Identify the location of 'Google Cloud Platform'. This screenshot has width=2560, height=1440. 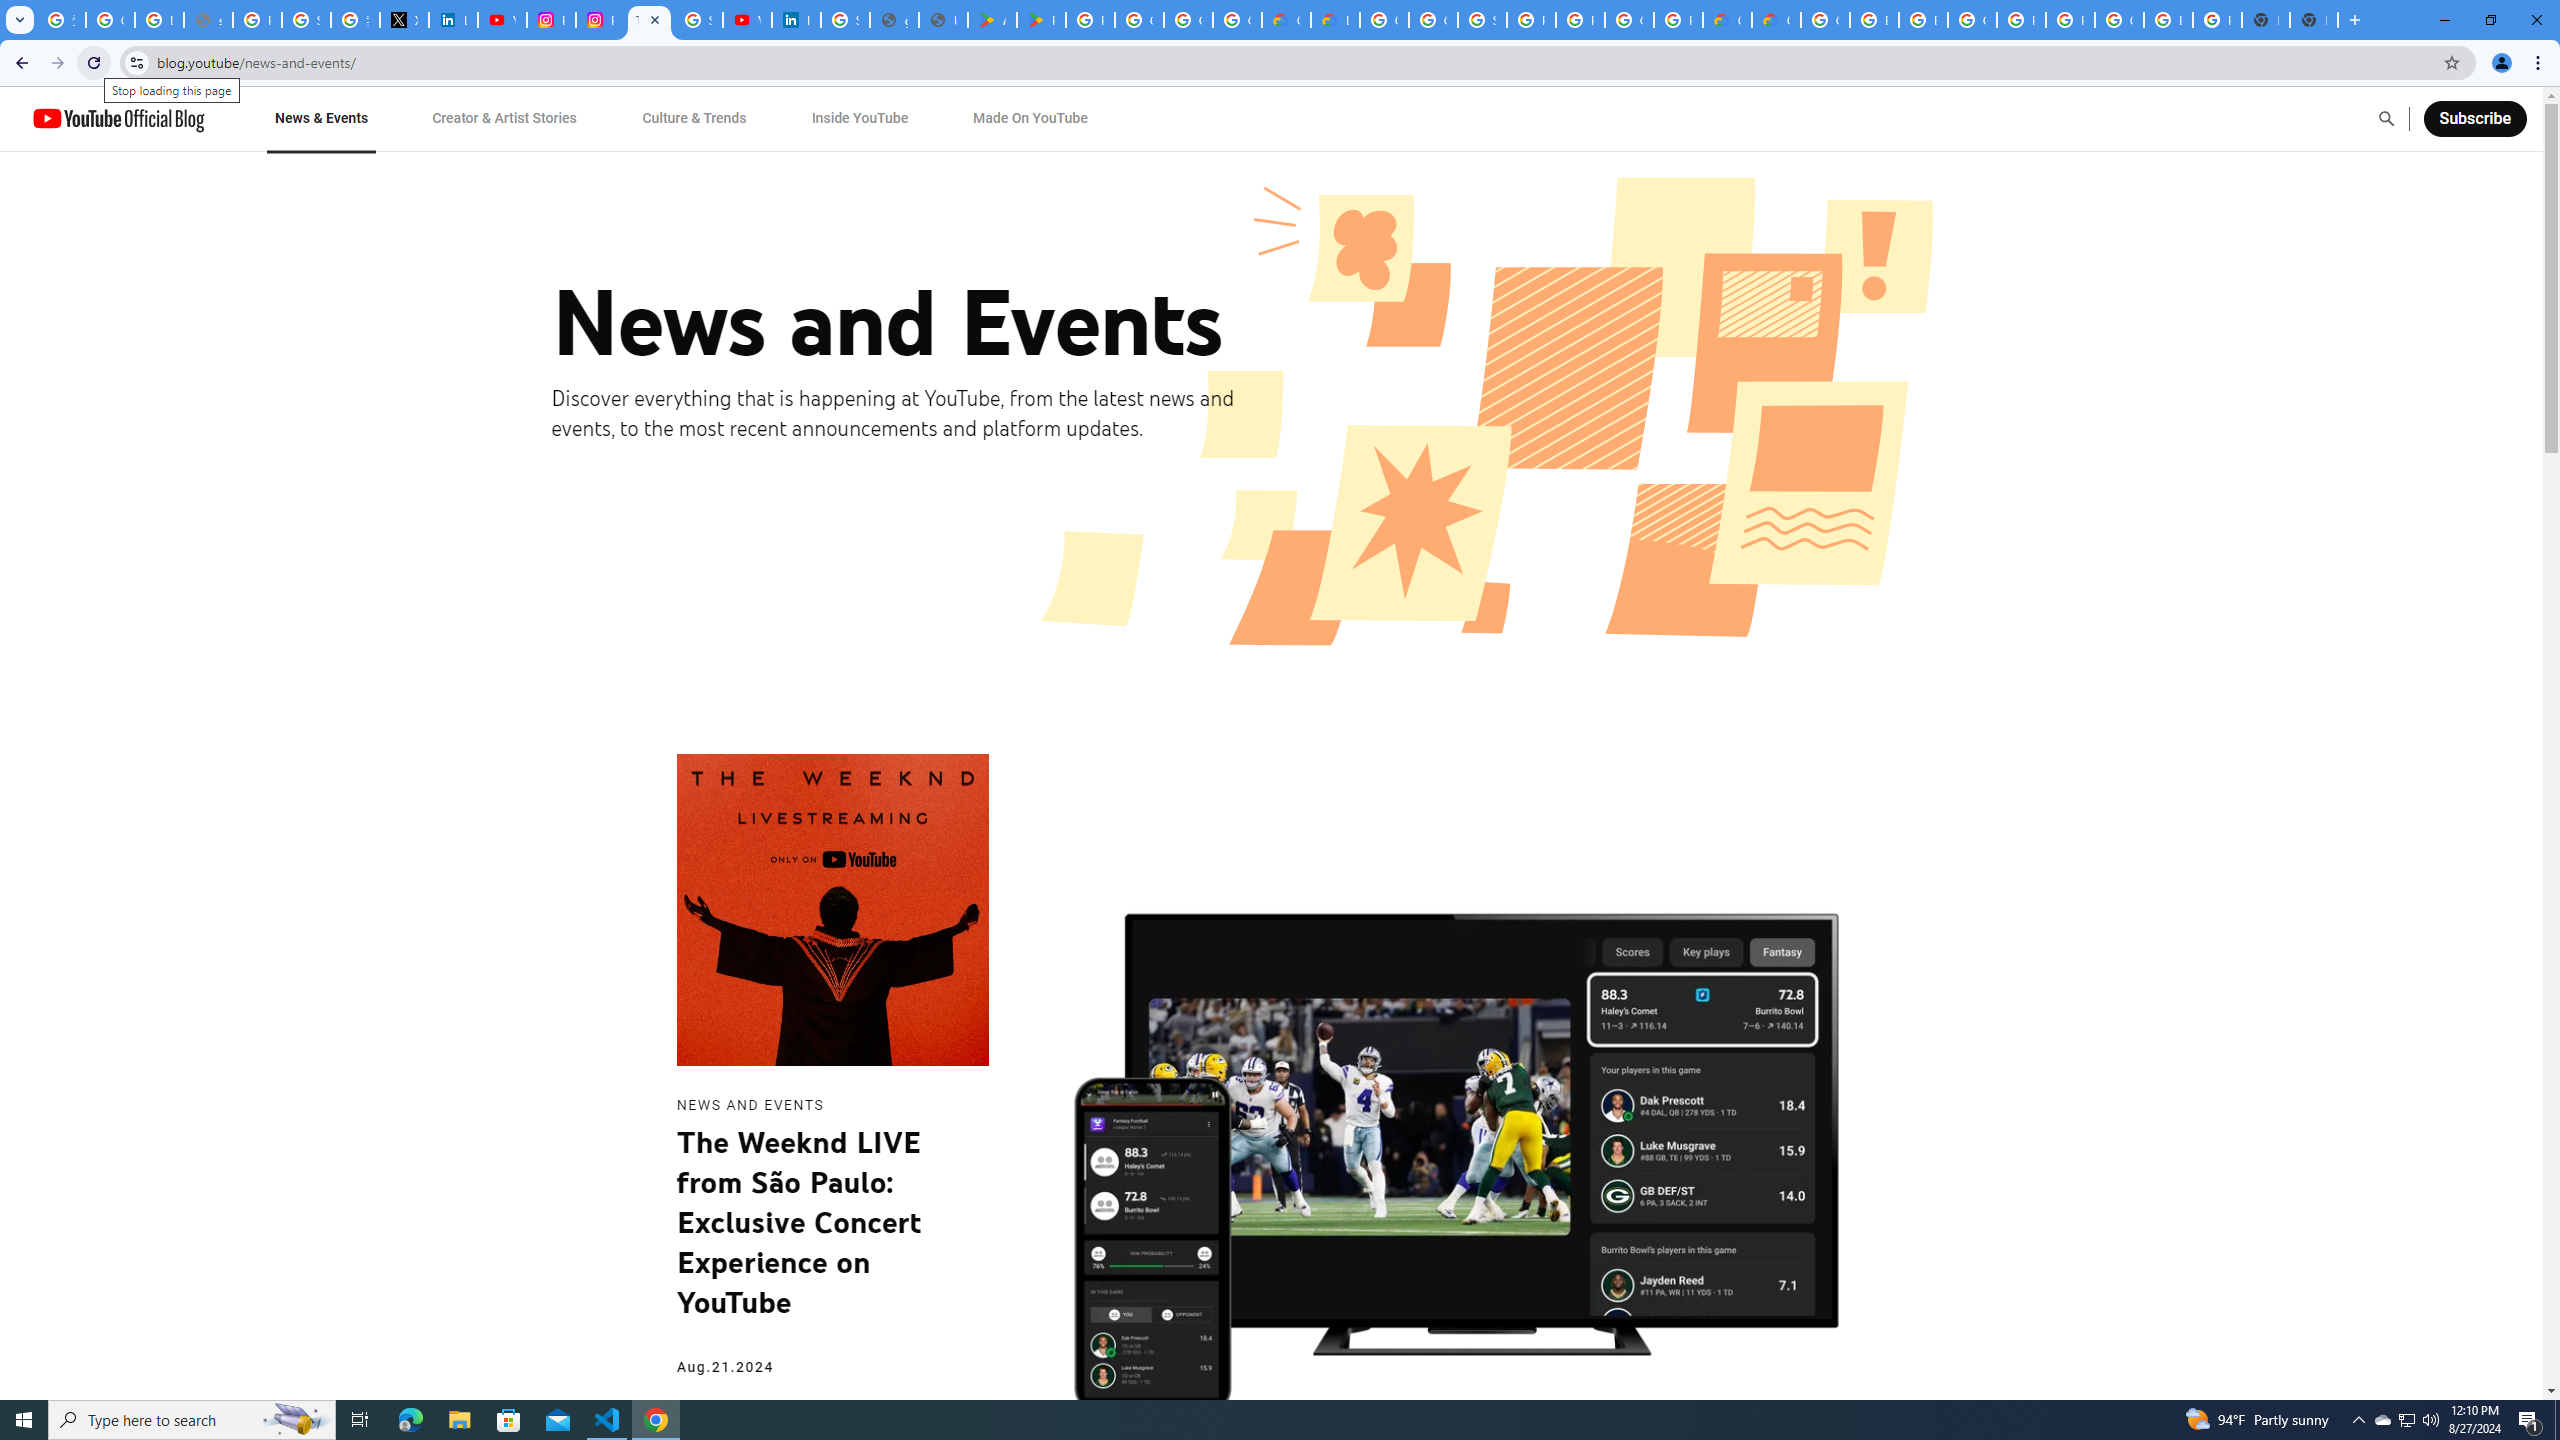
(1972, 19).